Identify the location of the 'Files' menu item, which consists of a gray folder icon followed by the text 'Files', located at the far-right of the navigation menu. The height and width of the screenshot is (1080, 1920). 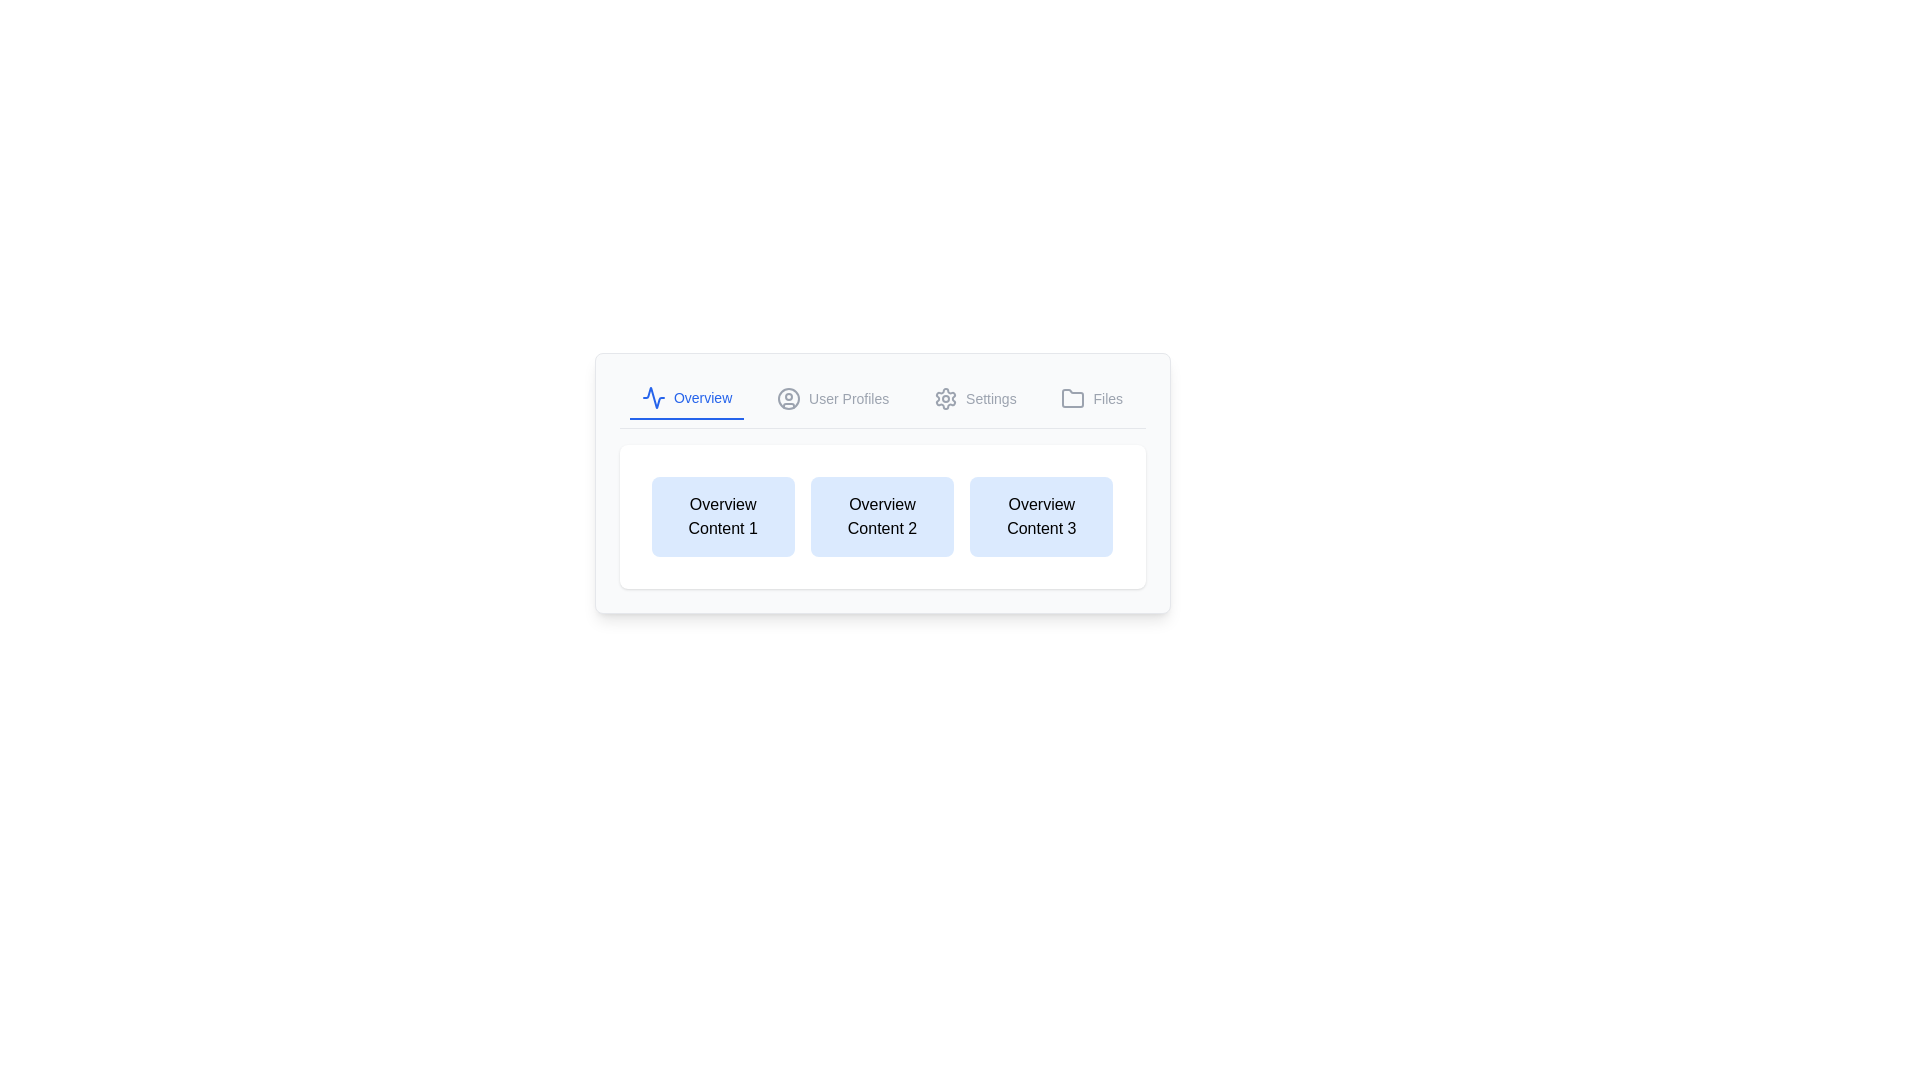
(1091, 398).